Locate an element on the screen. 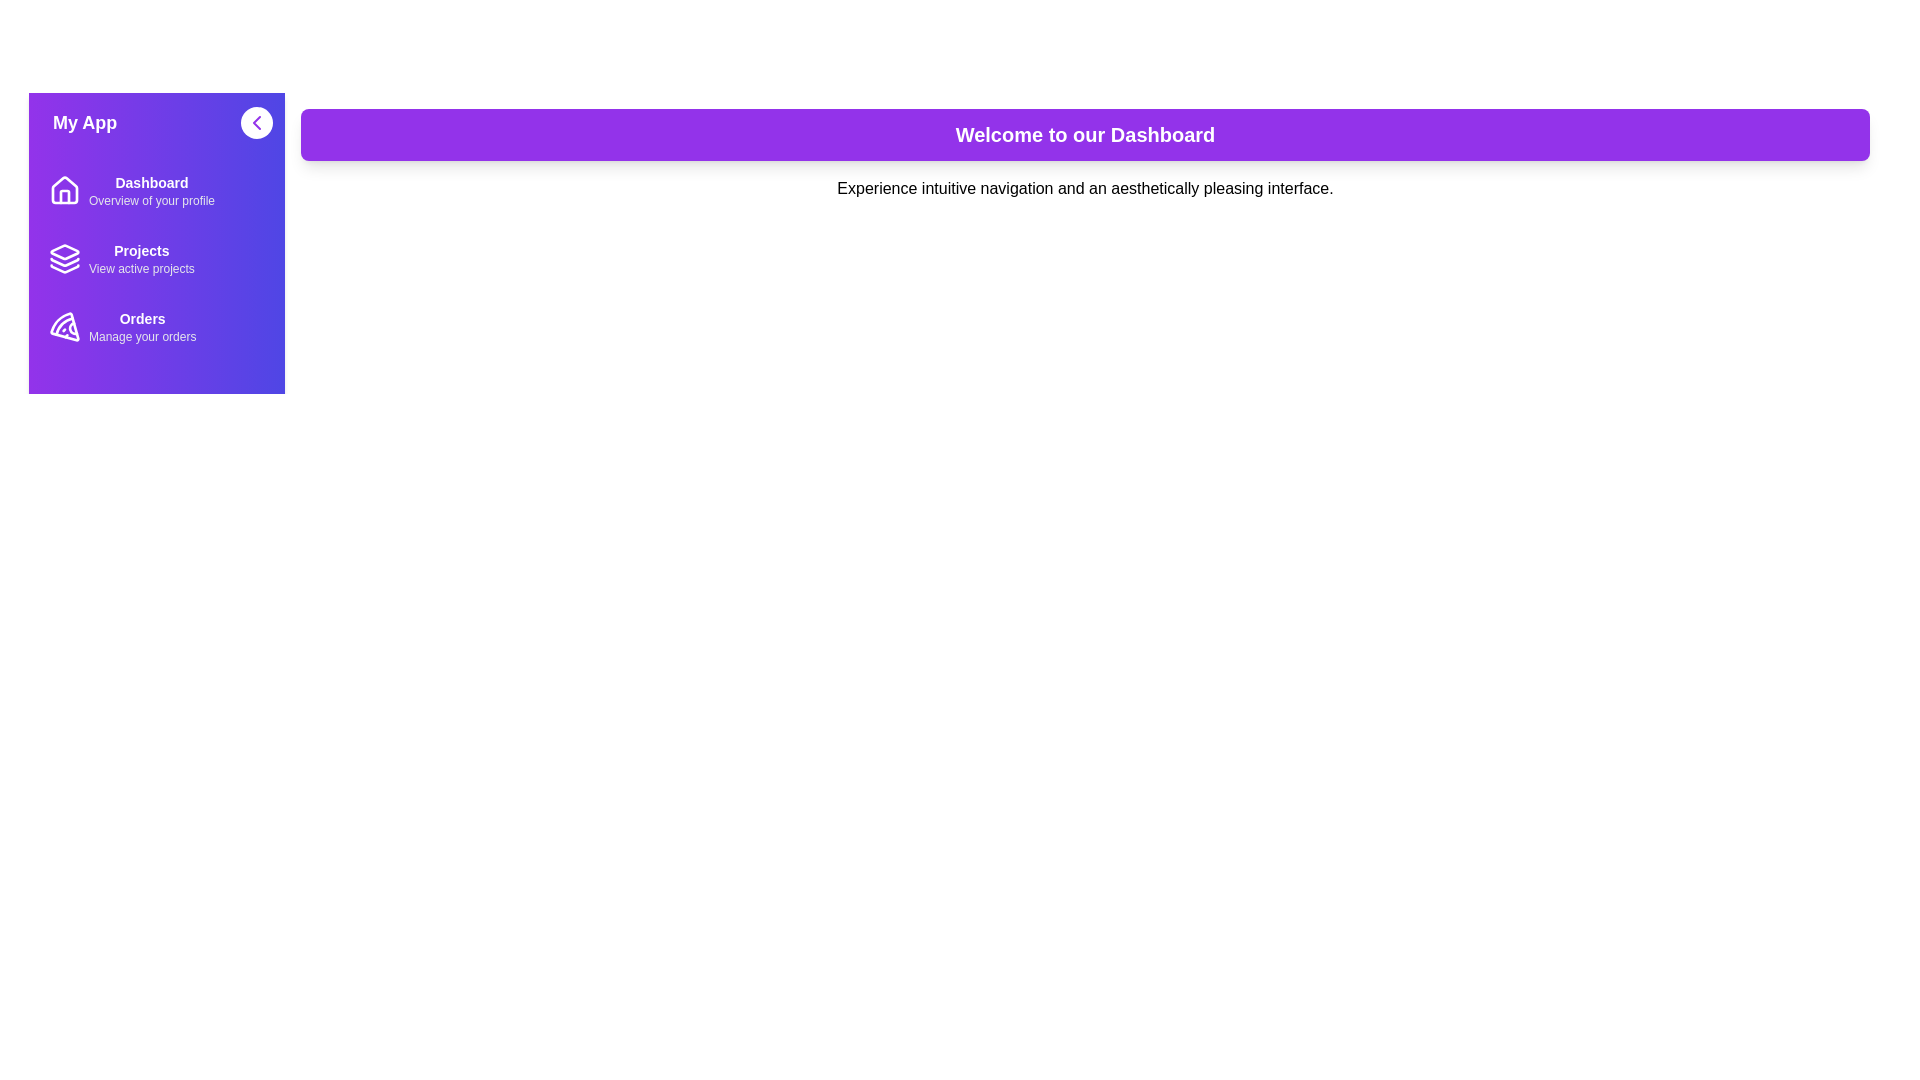 The width and height of the screenshot is (1920, 1080). the 'Projects' menu item in the sidebar to navigate is located at coordinates (156, 257).